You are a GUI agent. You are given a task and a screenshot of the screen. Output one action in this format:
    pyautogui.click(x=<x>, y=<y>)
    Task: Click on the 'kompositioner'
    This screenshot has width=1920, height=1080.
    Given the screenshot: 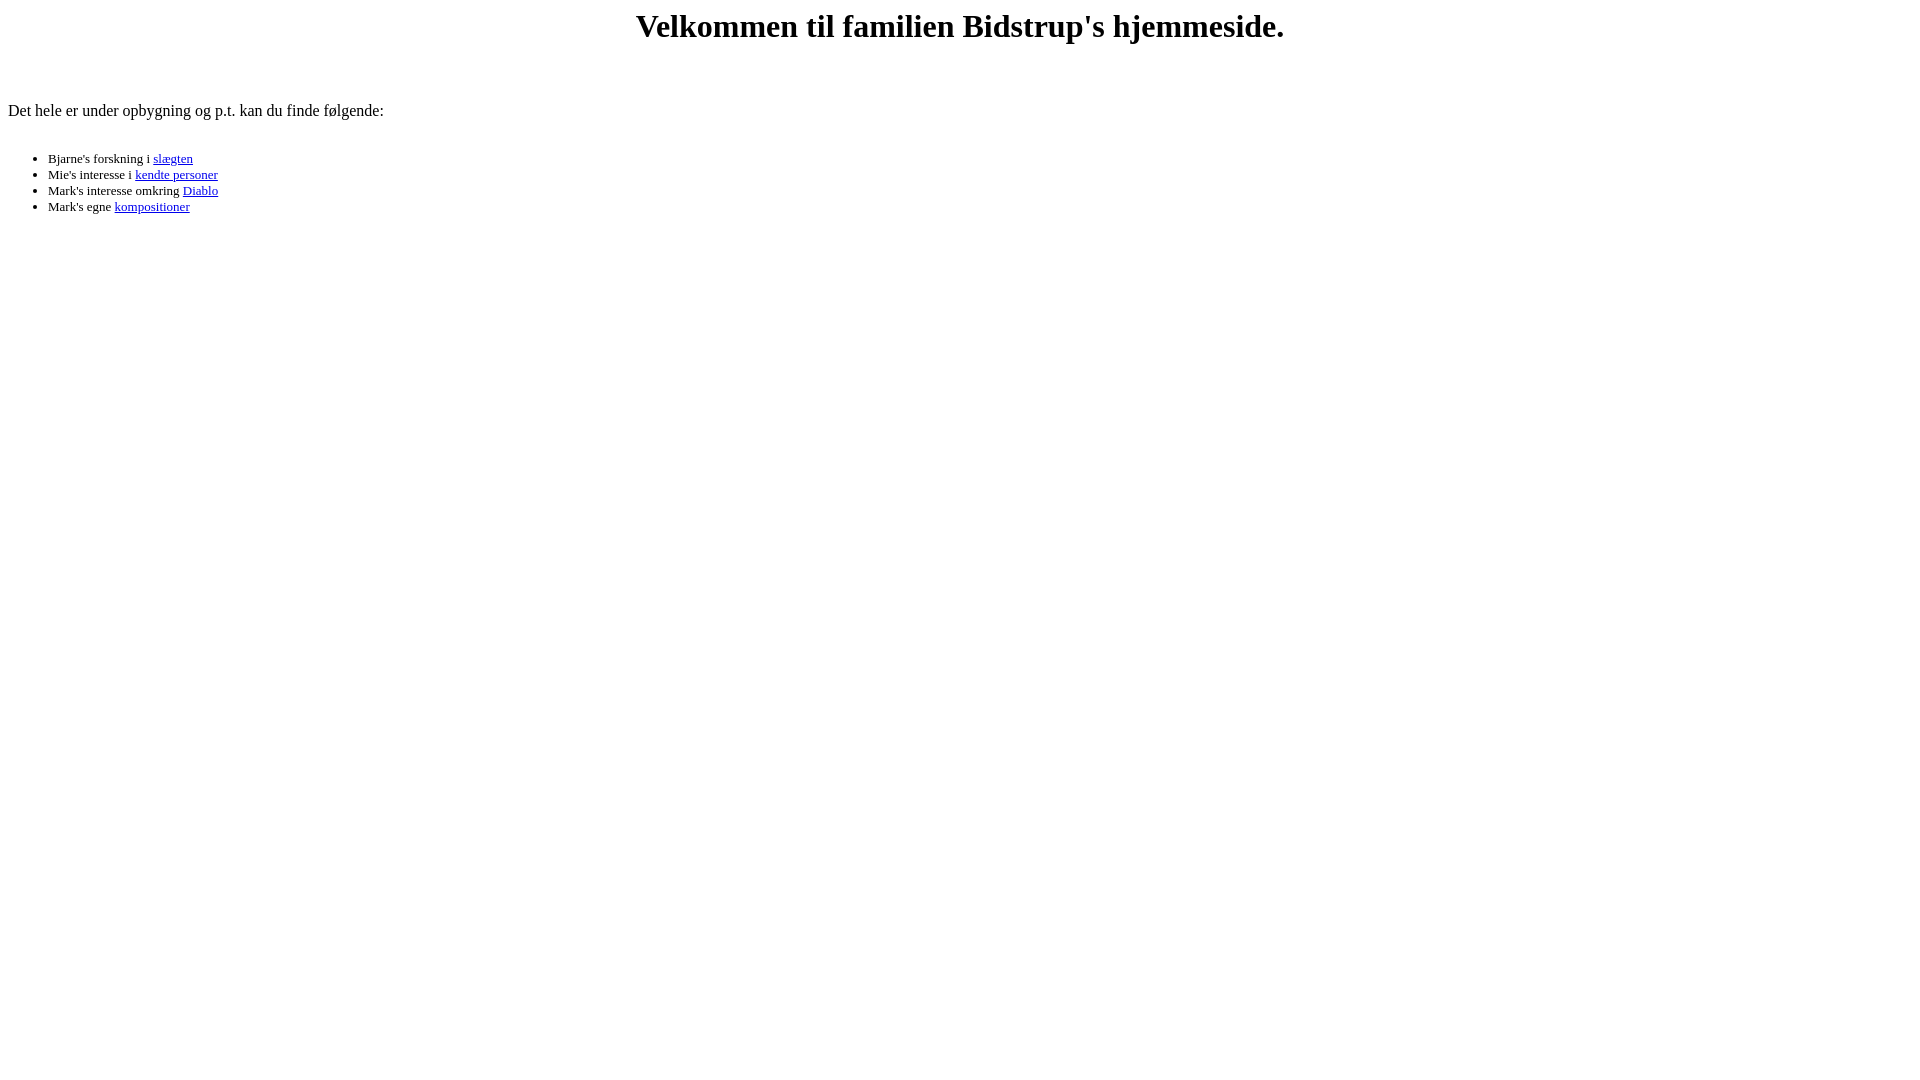 What is the action you would take?
    pyautogui.click(x=151, y=206)
    